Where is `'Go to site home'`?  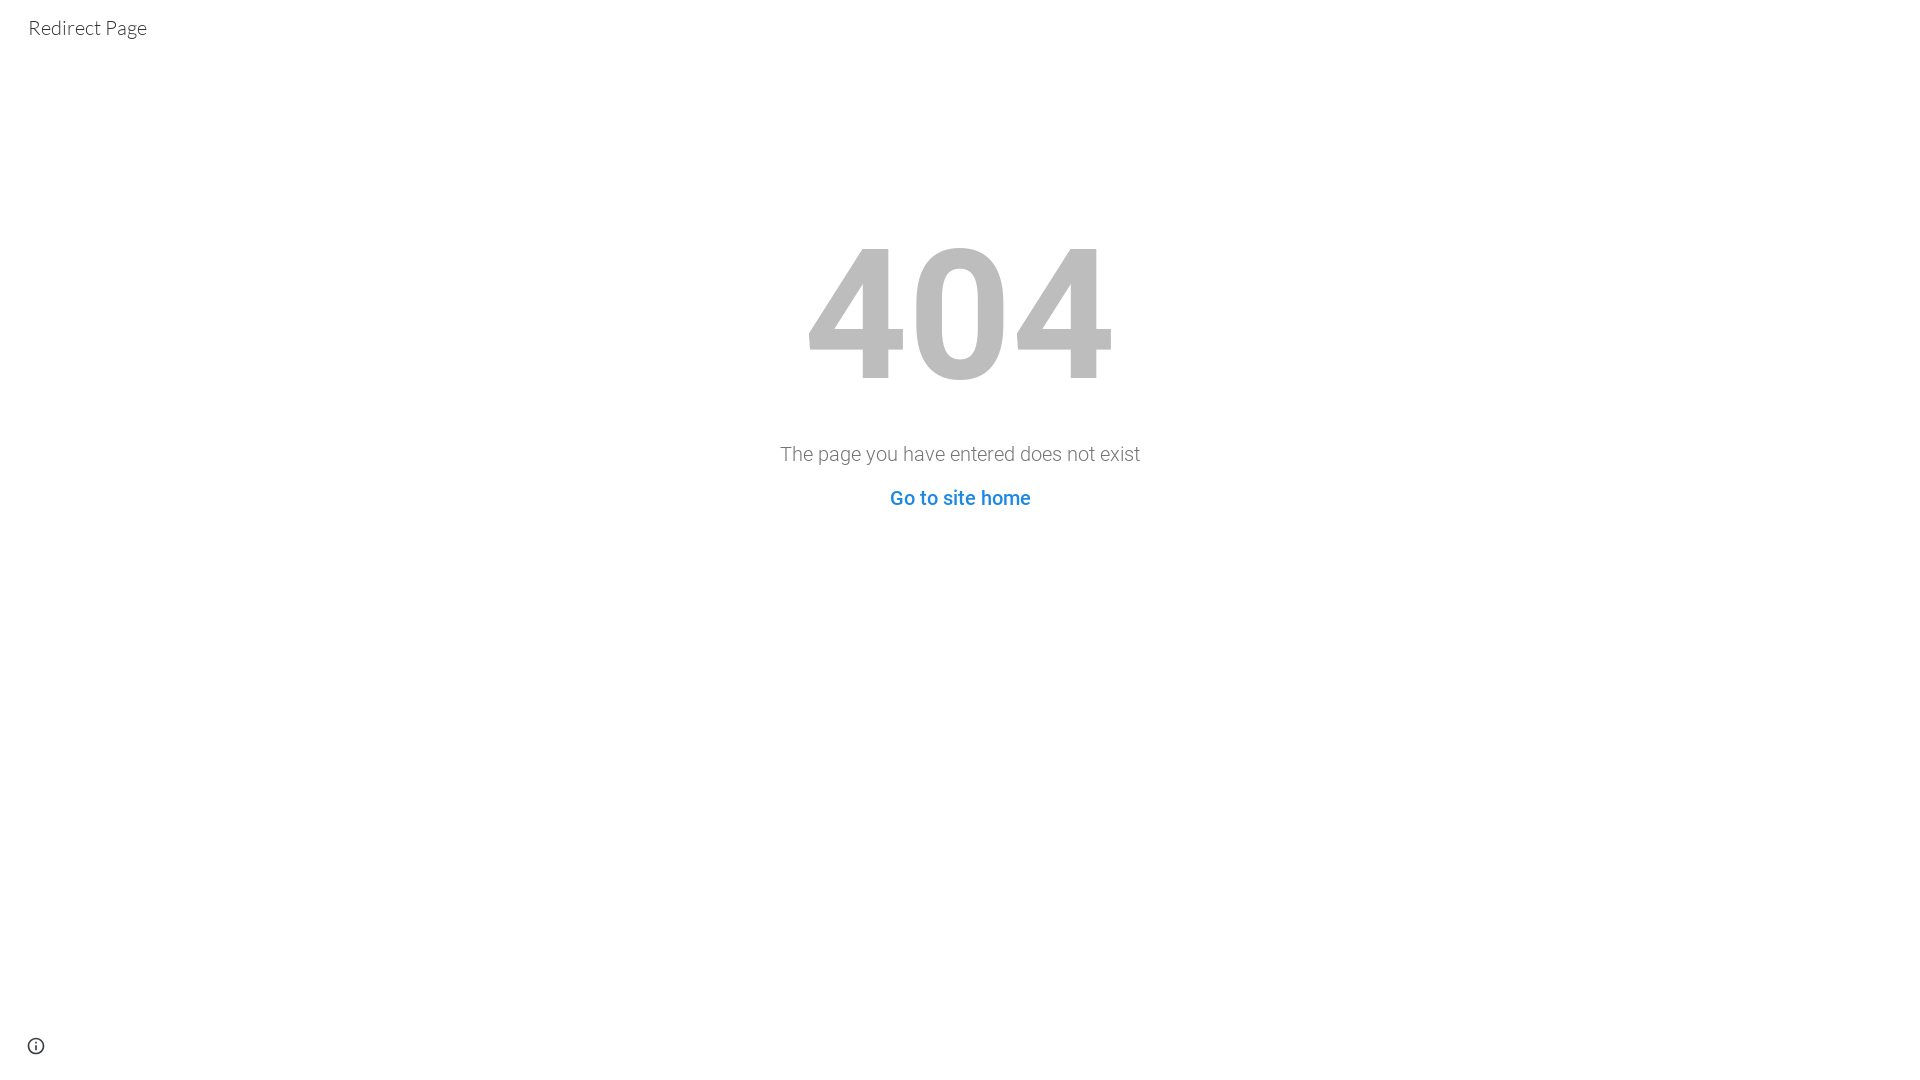
'Go to site home' is located at coordinates (960, 496).